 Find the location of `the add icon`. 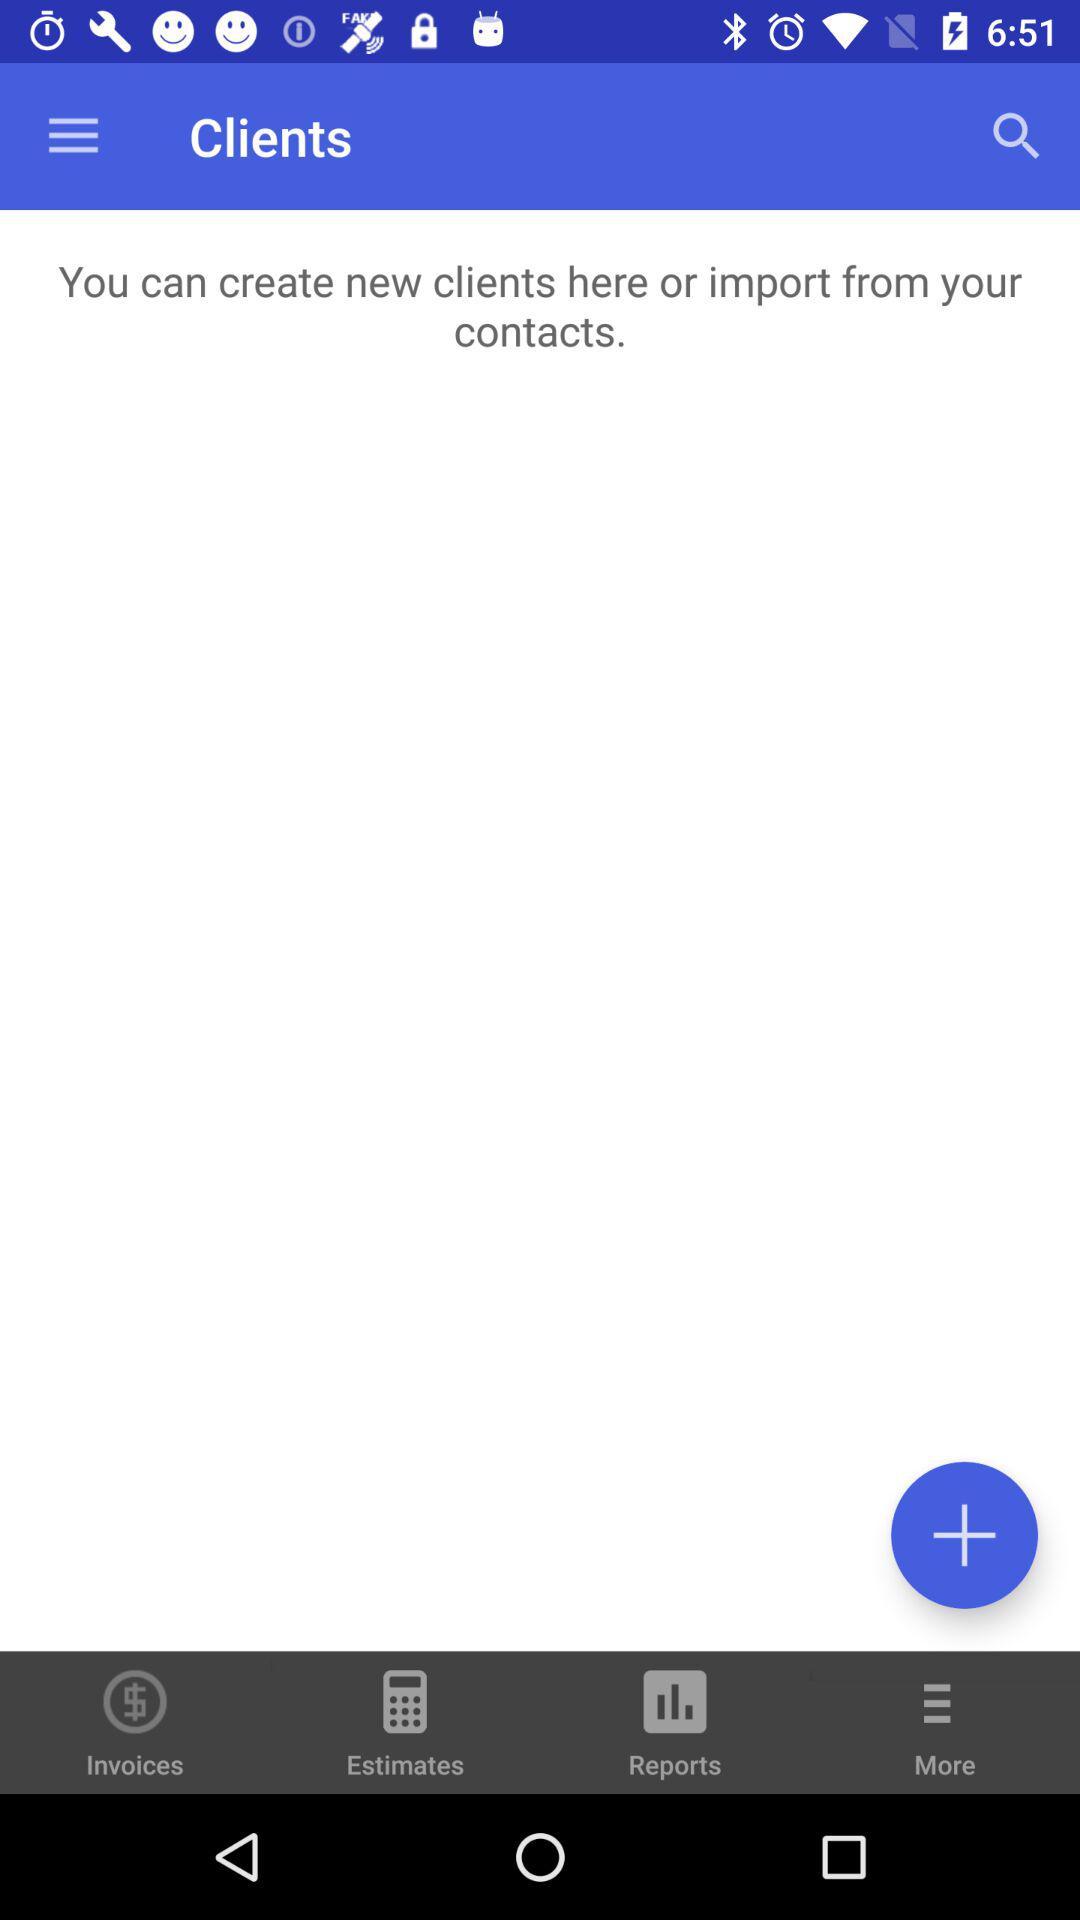

the add icon is located at coordinates (963, 1534).